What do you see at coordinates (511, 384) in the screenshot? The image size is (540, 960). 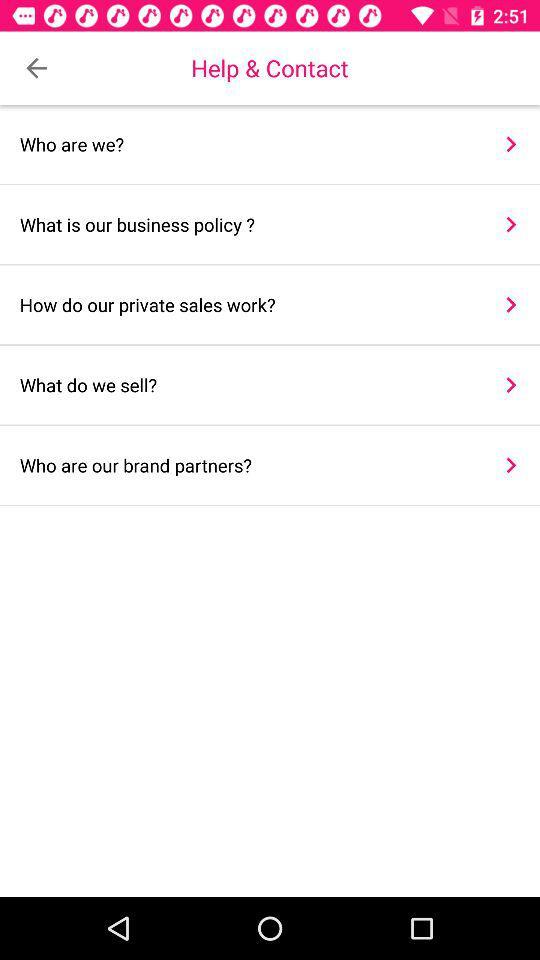 I see `item to the right of the what do we item` at bounding box center [511, 384].